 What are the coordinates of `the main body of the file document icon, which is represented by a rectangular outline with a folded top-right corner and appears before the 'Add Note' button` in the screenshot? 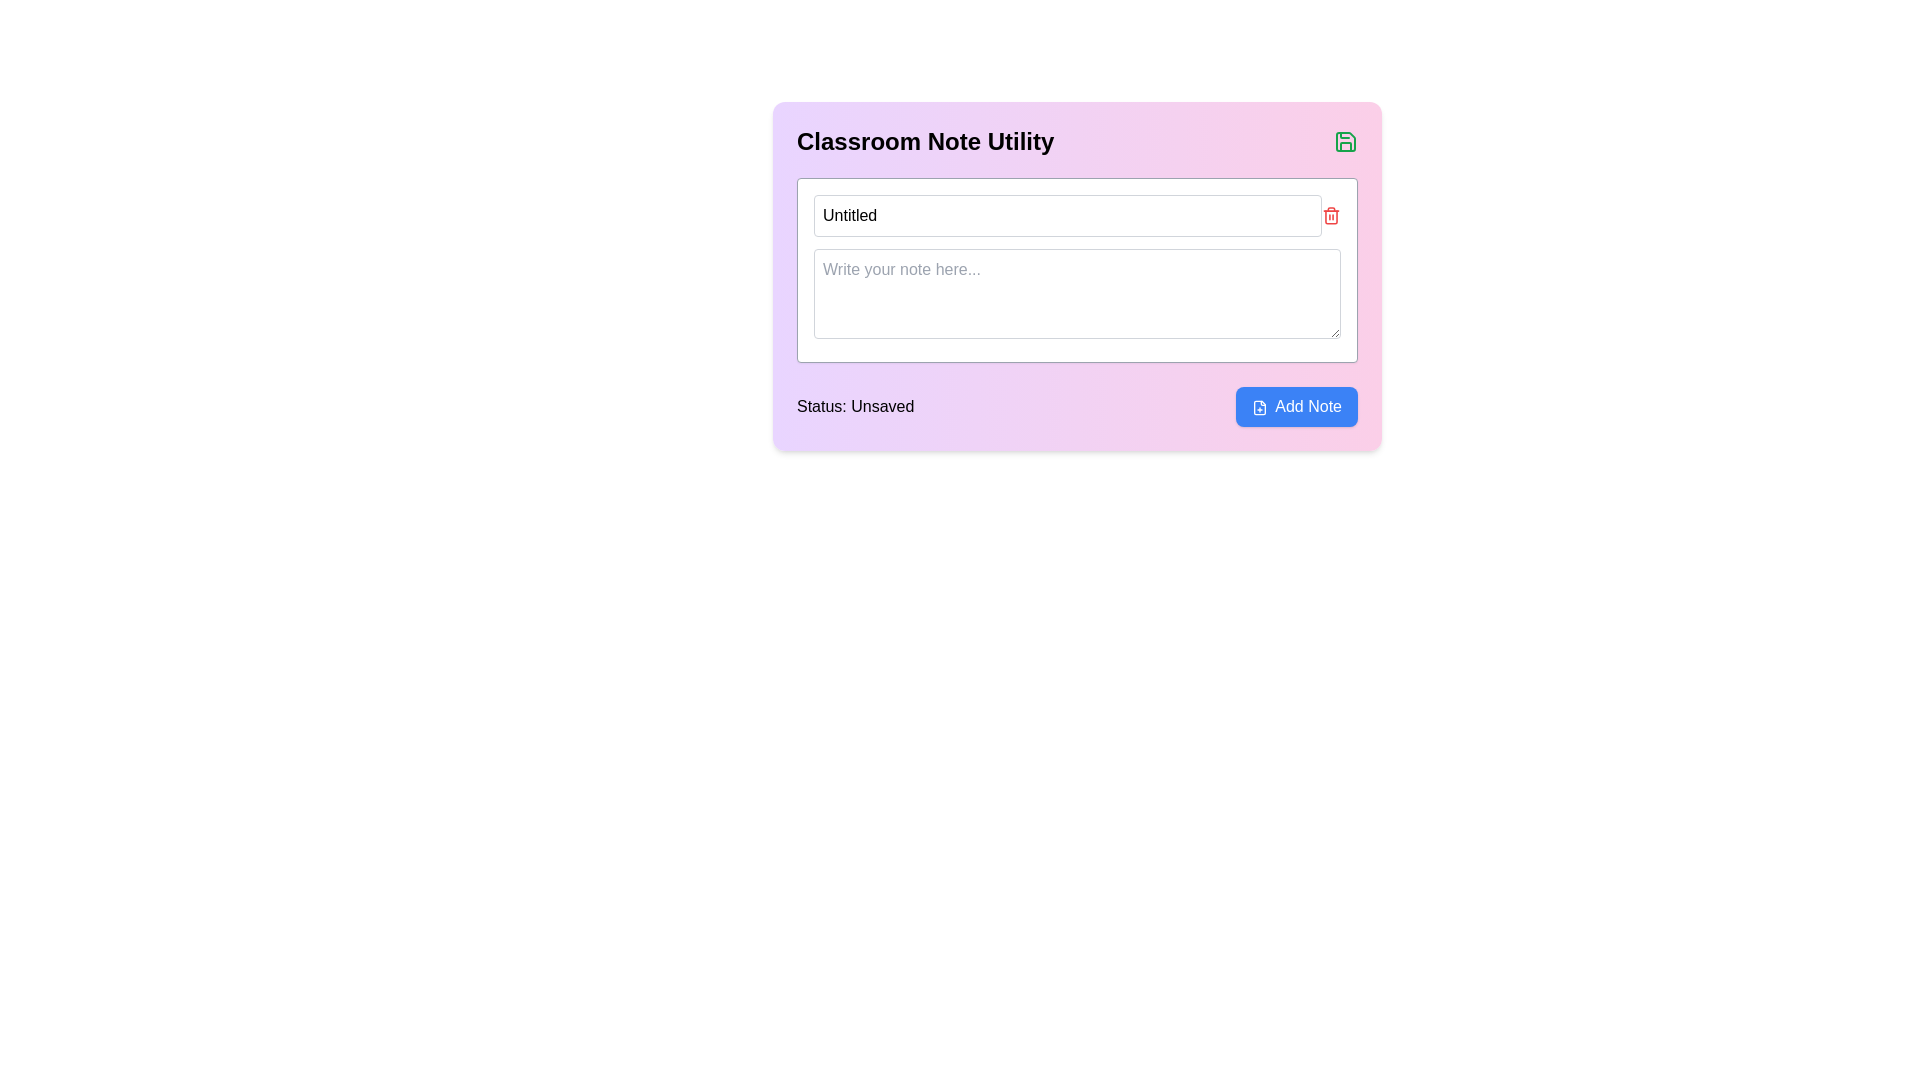 It's located at (1258, 406).